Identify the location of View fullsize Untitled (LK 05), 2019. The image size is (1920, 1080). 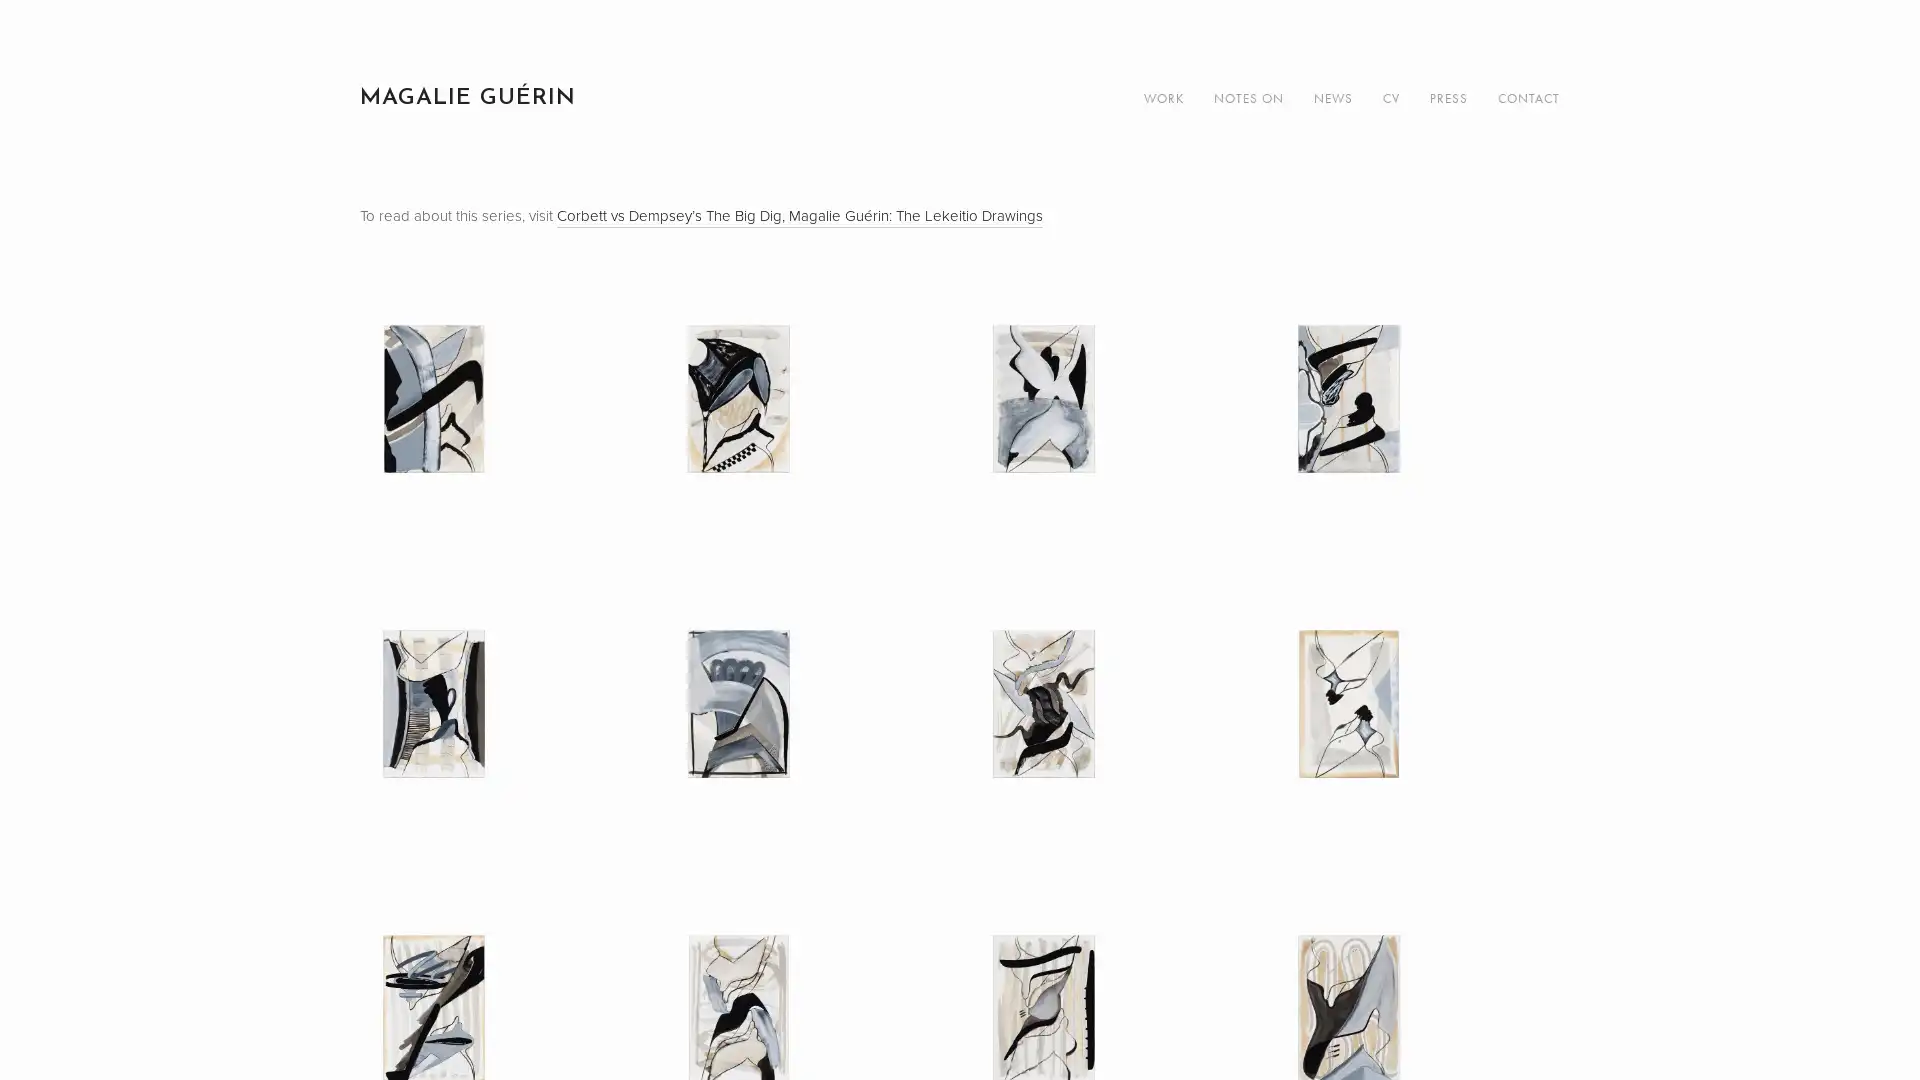
(502, 771).